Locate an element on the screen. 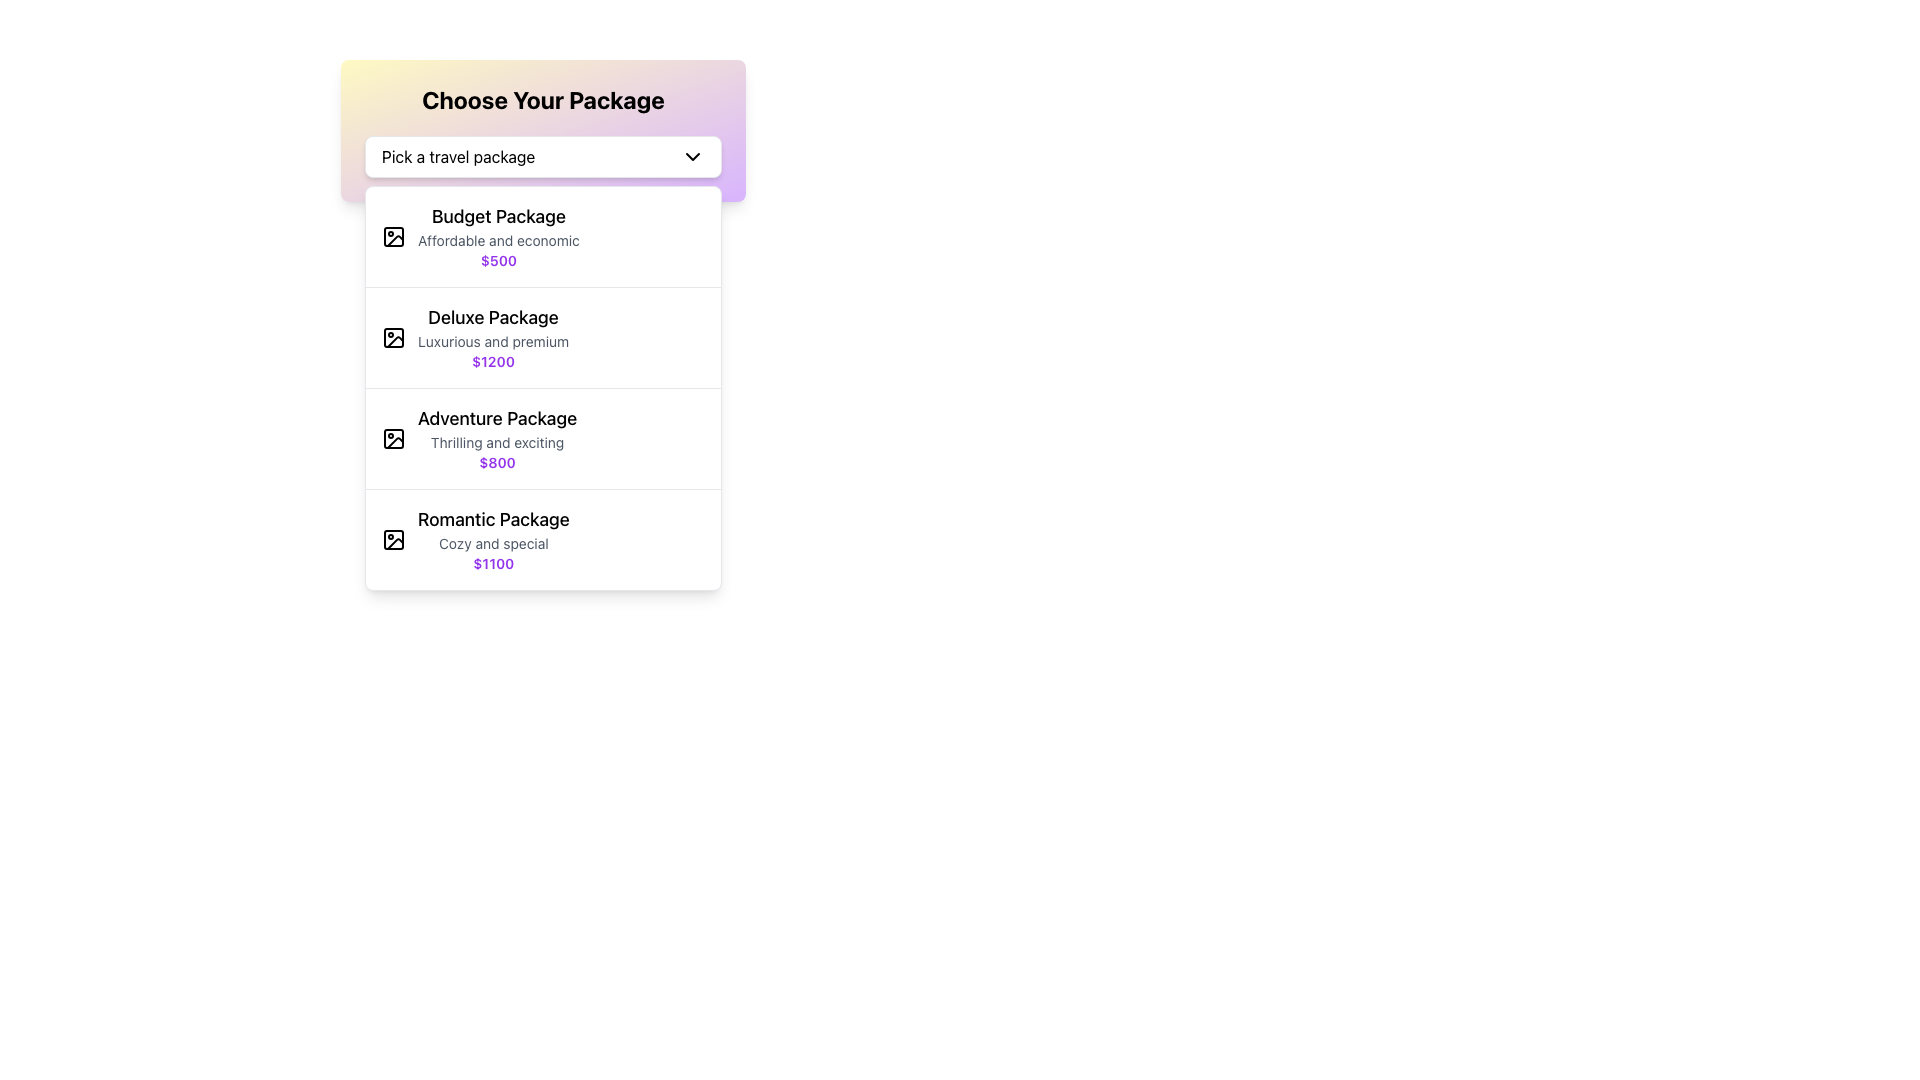  the rounded rectangle icon element representing a missing image within the SVG graphic, located near the top-left corner above a circular section is located at coordinates (393, 235).